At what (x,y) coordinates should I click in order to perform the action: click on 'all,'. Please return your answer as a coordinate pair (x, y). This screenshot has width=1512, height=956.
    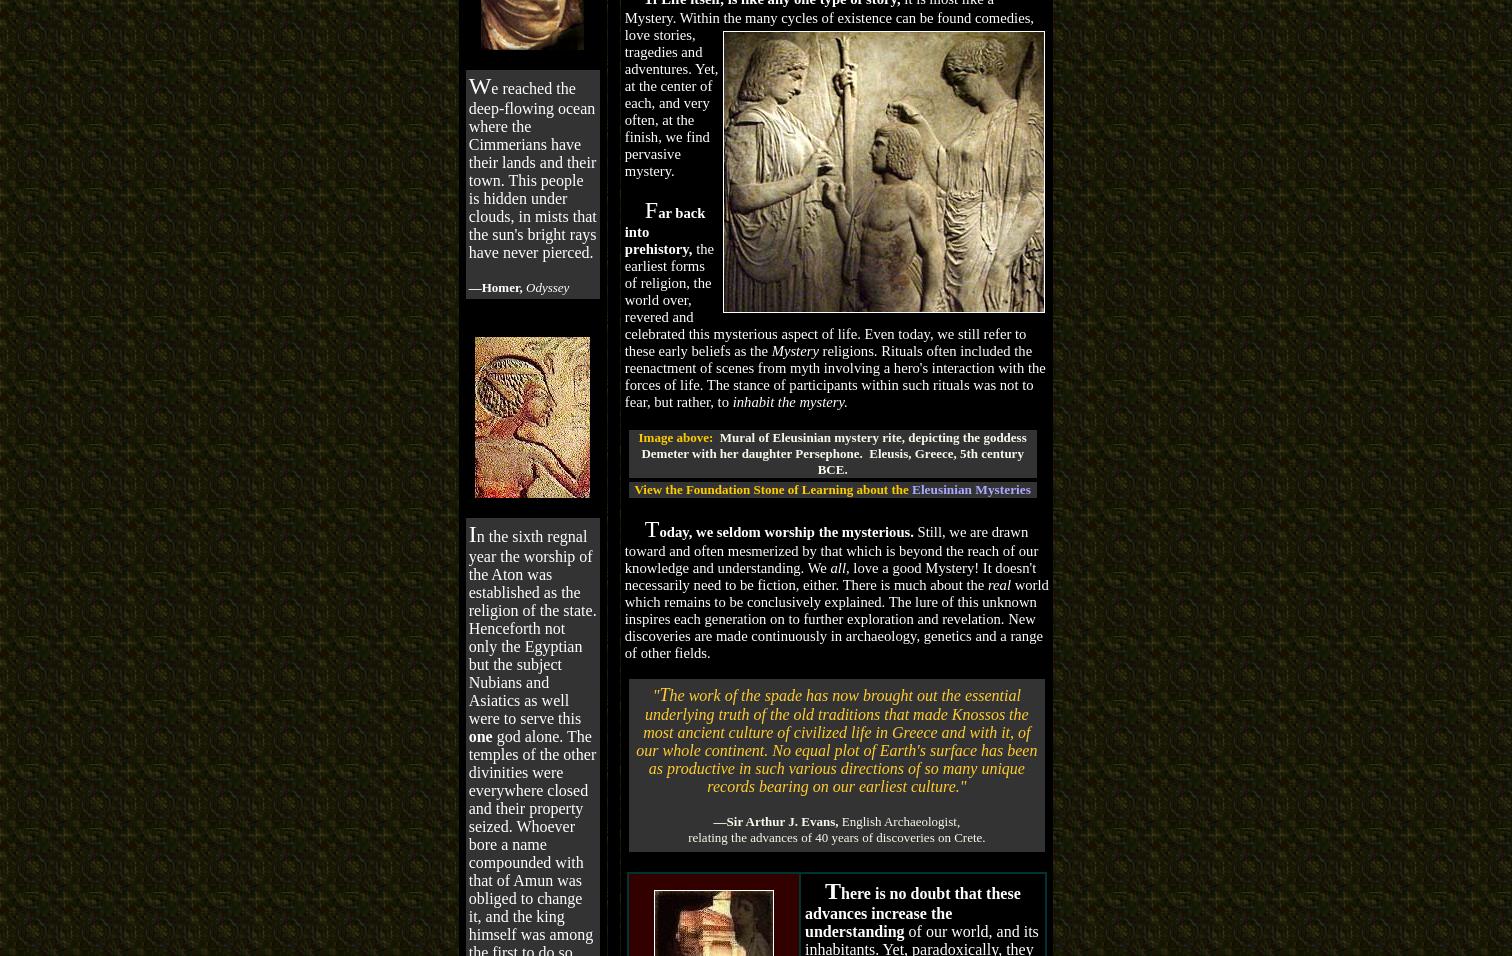
    Looking at the image, I should click on (837, 566).